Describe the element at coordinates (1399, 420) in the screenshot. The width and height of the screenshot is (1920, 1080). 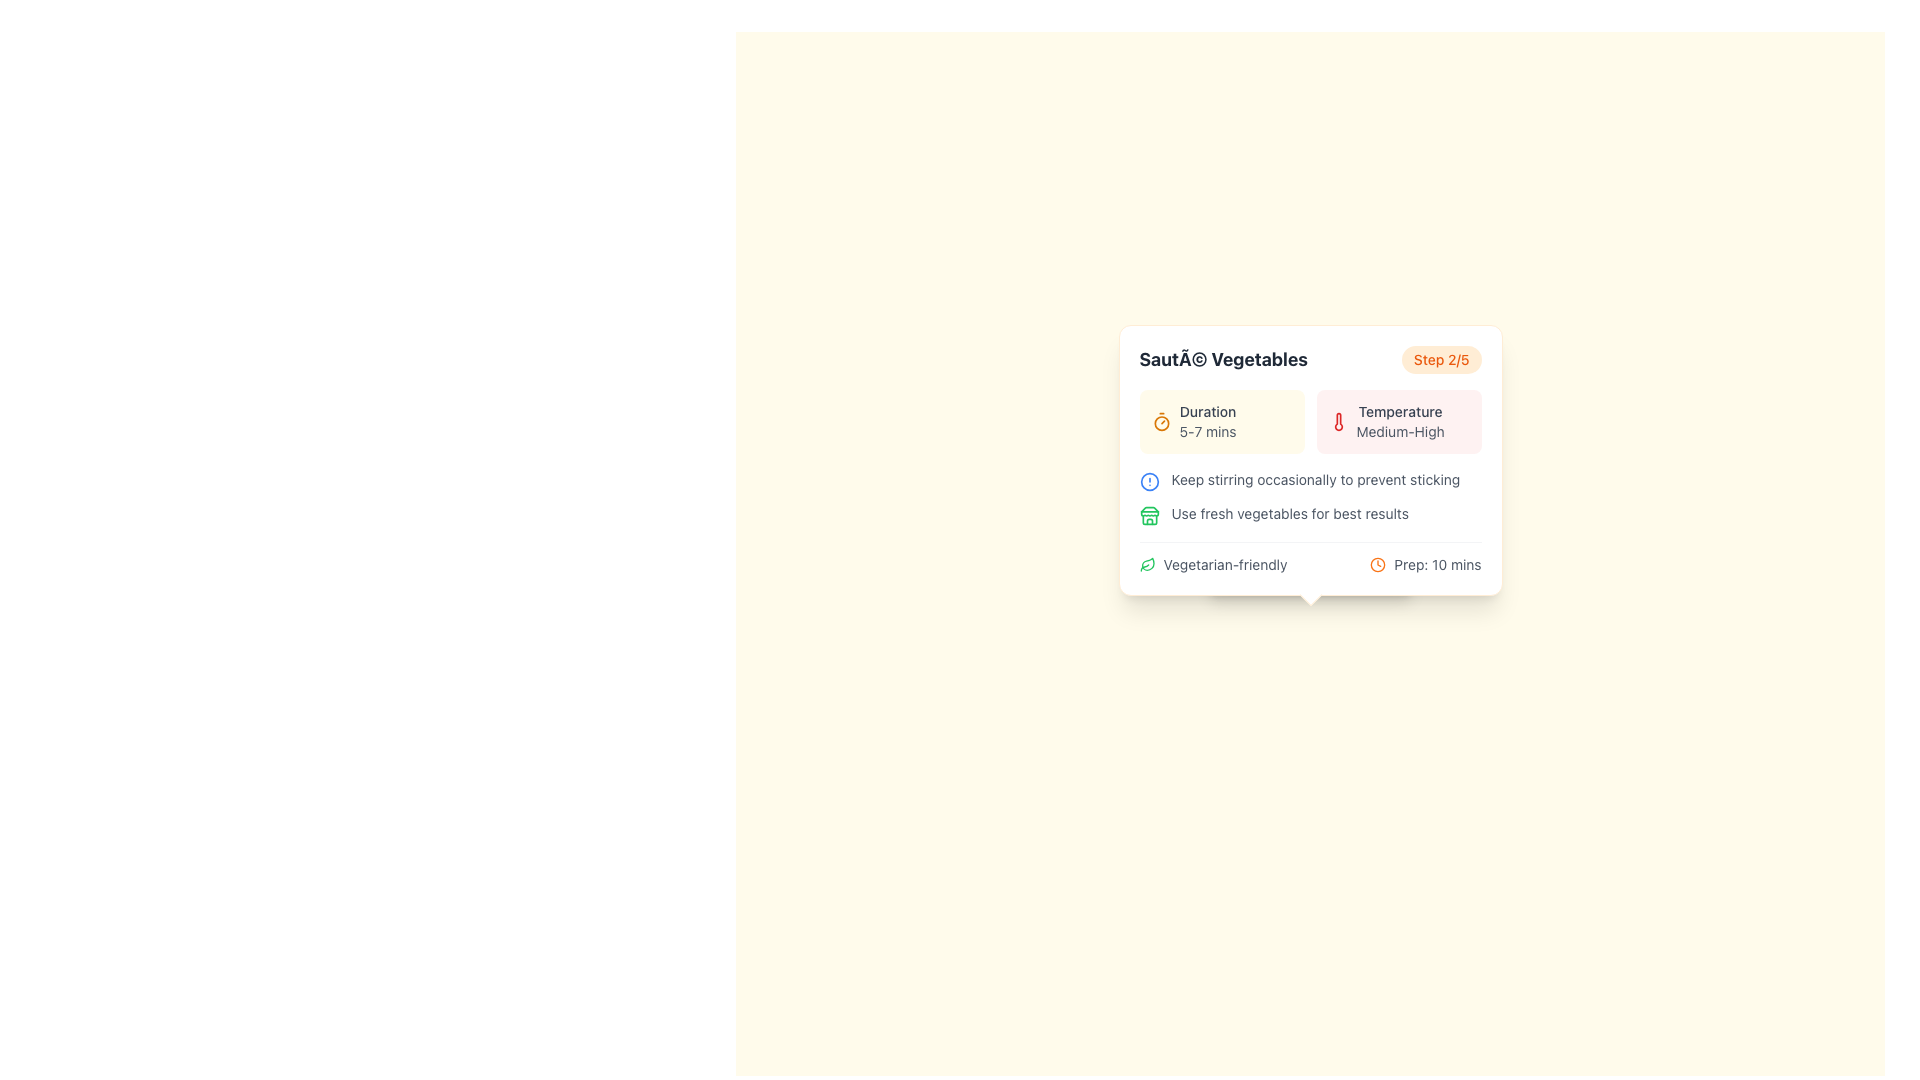
I see `the 'Temperature' label that displays 'Medium-High' on a light pink background, located in the top-right corner of the card next to the thermometer icon` at that location.